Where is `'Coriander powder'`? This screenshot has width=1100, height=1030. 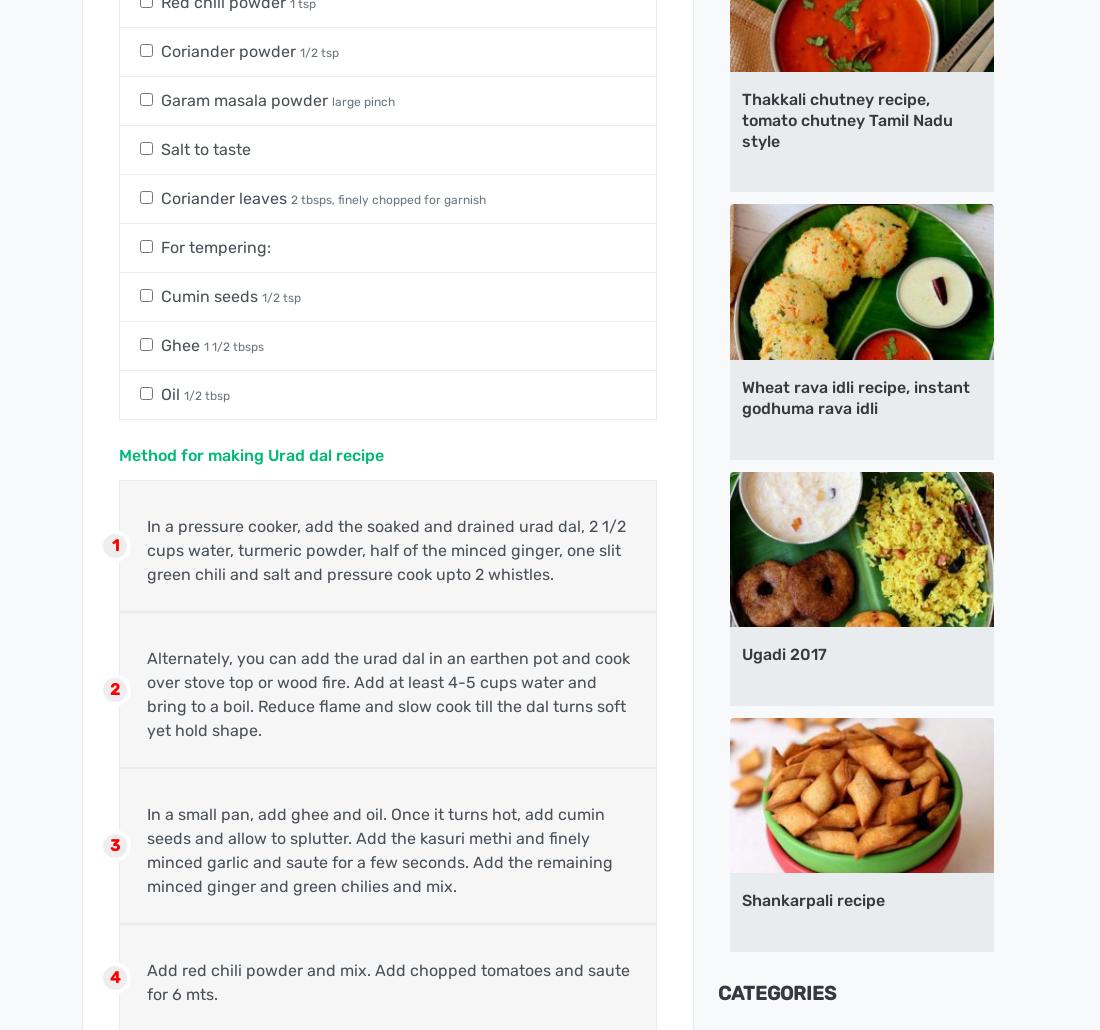
'Coriander powder' is located at coordinates (230, 50).